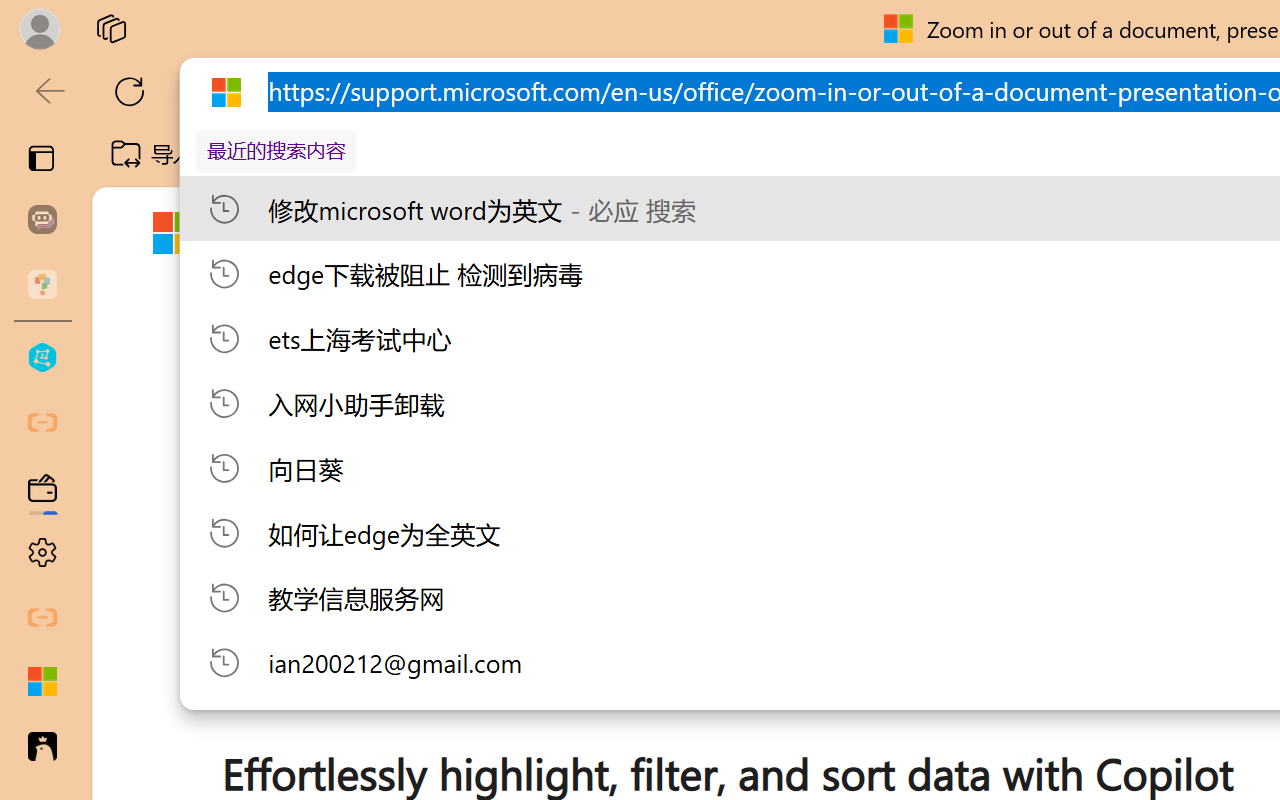 Image resolution: width=1280 pixels, height=800 pixels. What do you see at coordinates (42, 682) in the screenshot?
I see `'Adjust indents and spacing - Microsoft Support'` at bounding box center [42, 682].